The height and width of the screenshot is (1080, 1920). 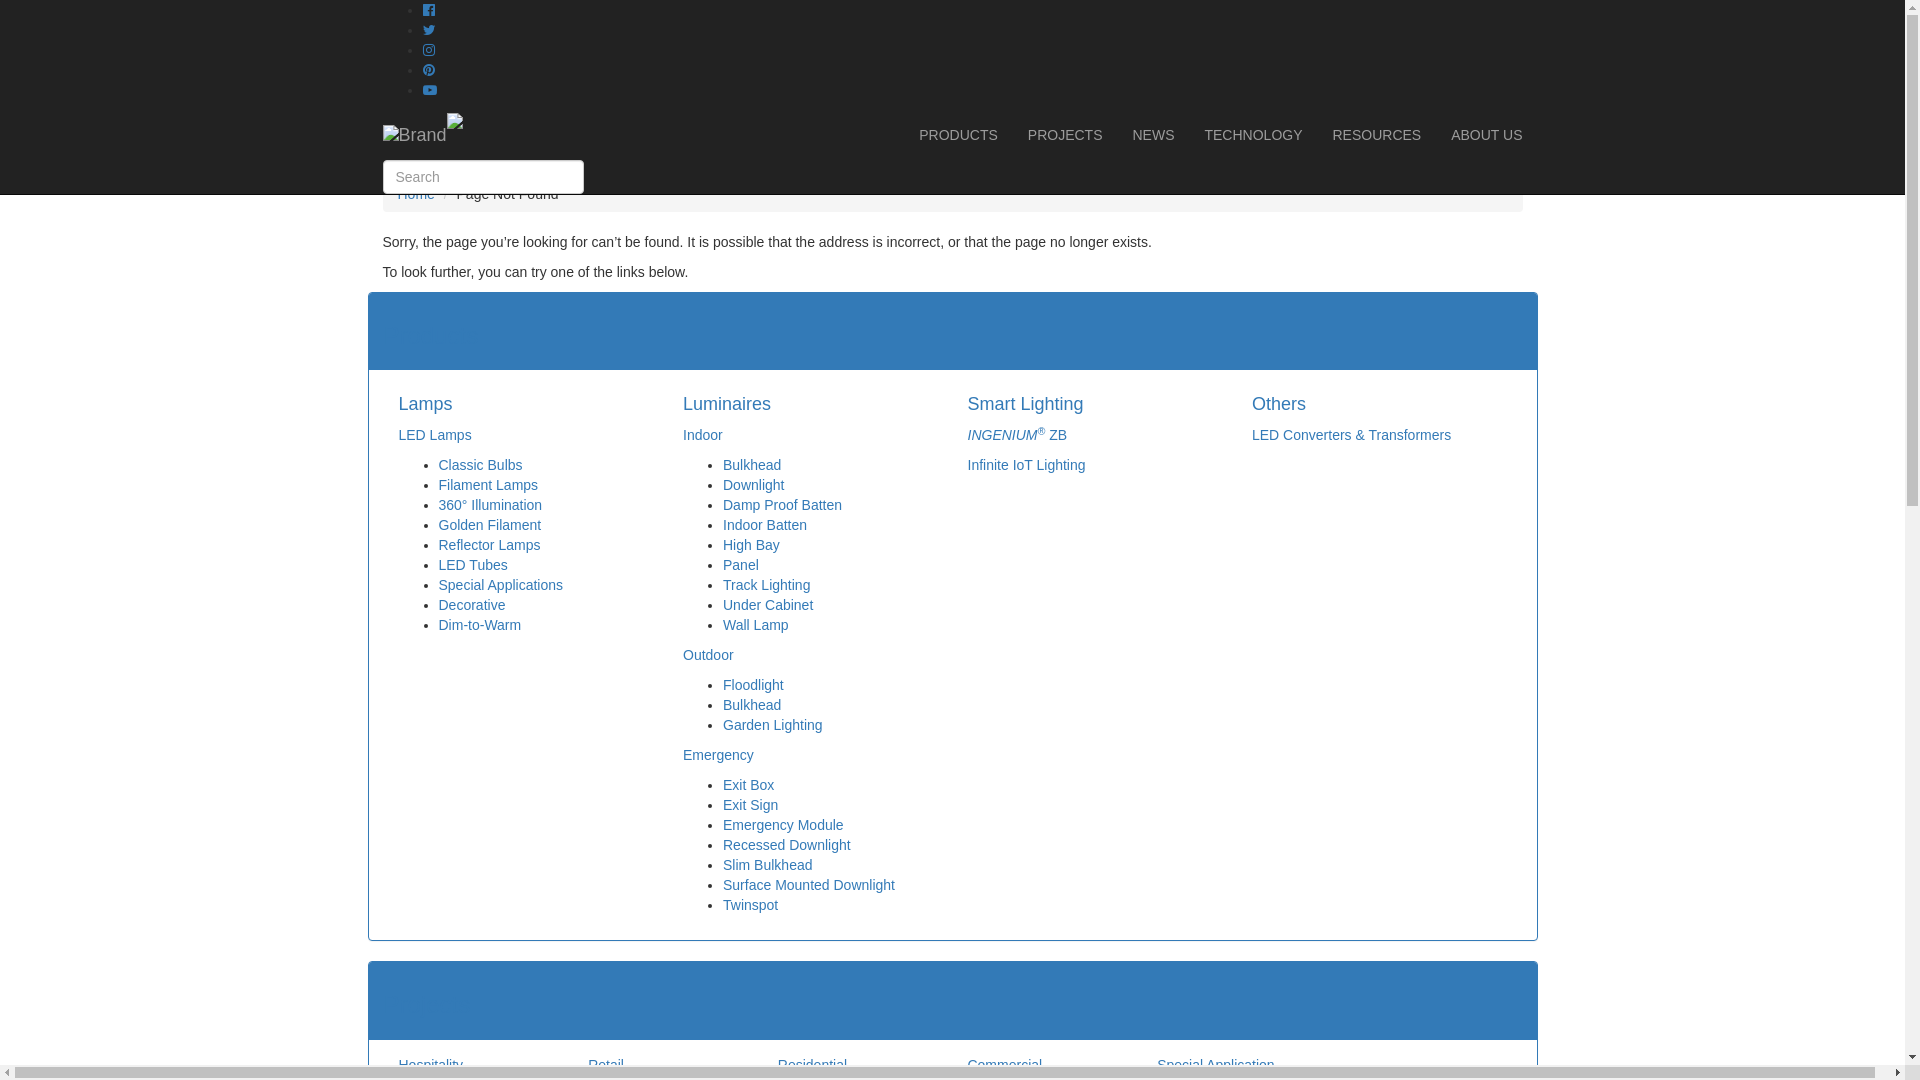 What do you see at coordinates (488, 485) in the screenshot?
I see `'Filament Lamps'` at bounding box center [488, 485].